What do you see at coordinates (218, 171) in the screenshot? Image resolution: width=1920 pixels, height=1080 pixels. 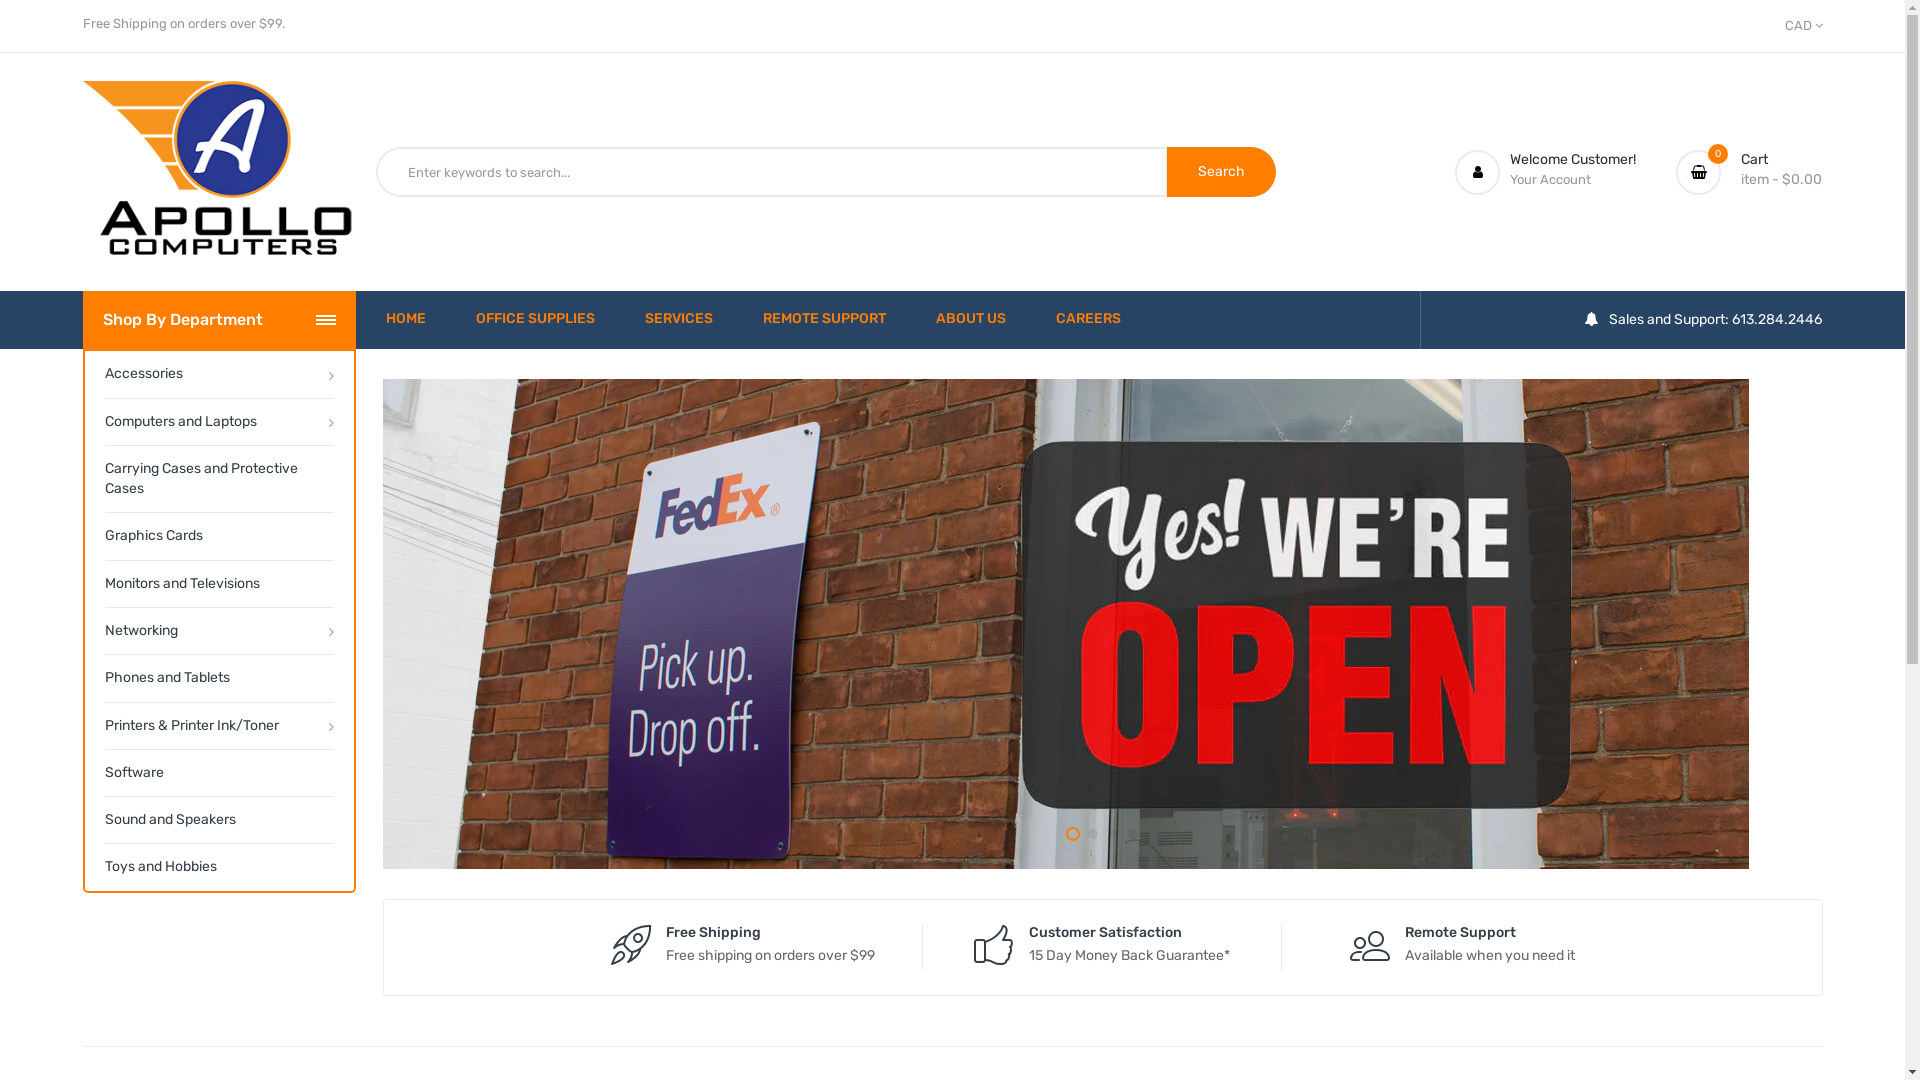 I see `'Apollo Computers'` at bounding box center [218, 171].